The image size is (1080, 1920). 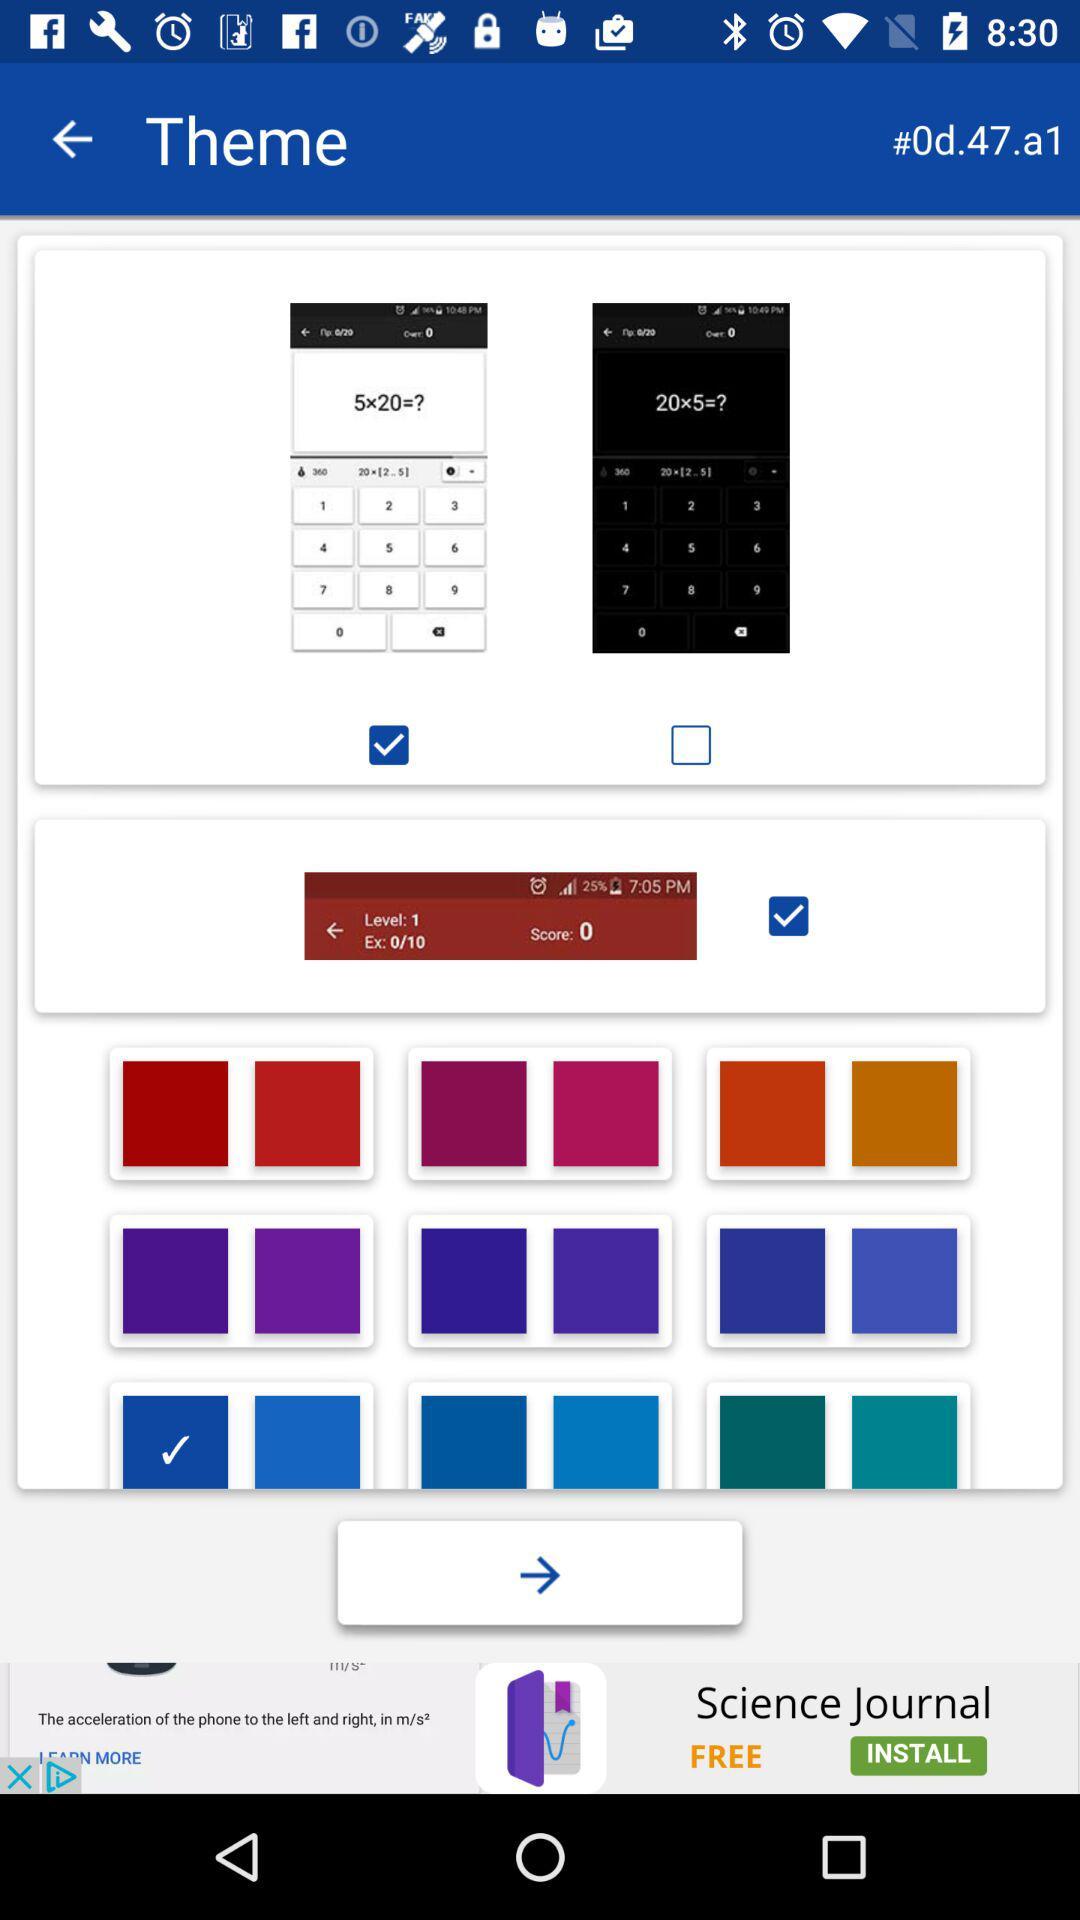 I want to click on advertisement, so click(x=604, y=1448).